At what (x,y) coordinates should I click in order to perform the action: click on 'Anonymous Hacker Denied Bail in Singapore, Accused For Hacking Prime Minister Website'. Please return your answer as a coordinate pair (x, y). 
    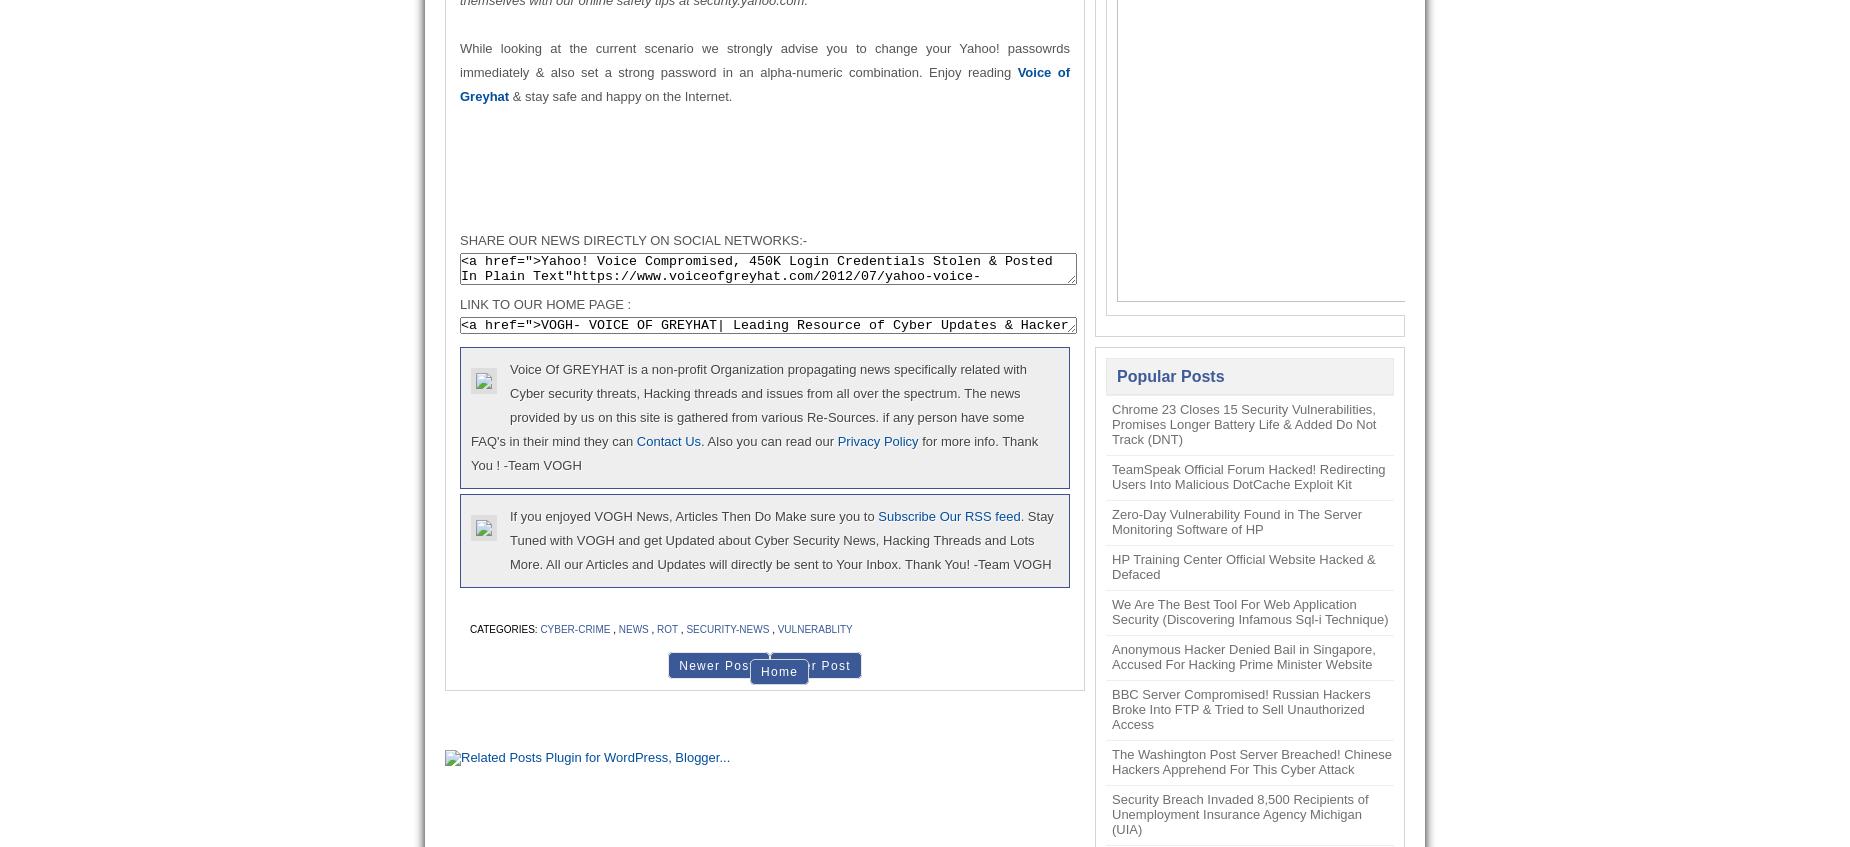
    Looking at the image, I should click on (1111, 656).